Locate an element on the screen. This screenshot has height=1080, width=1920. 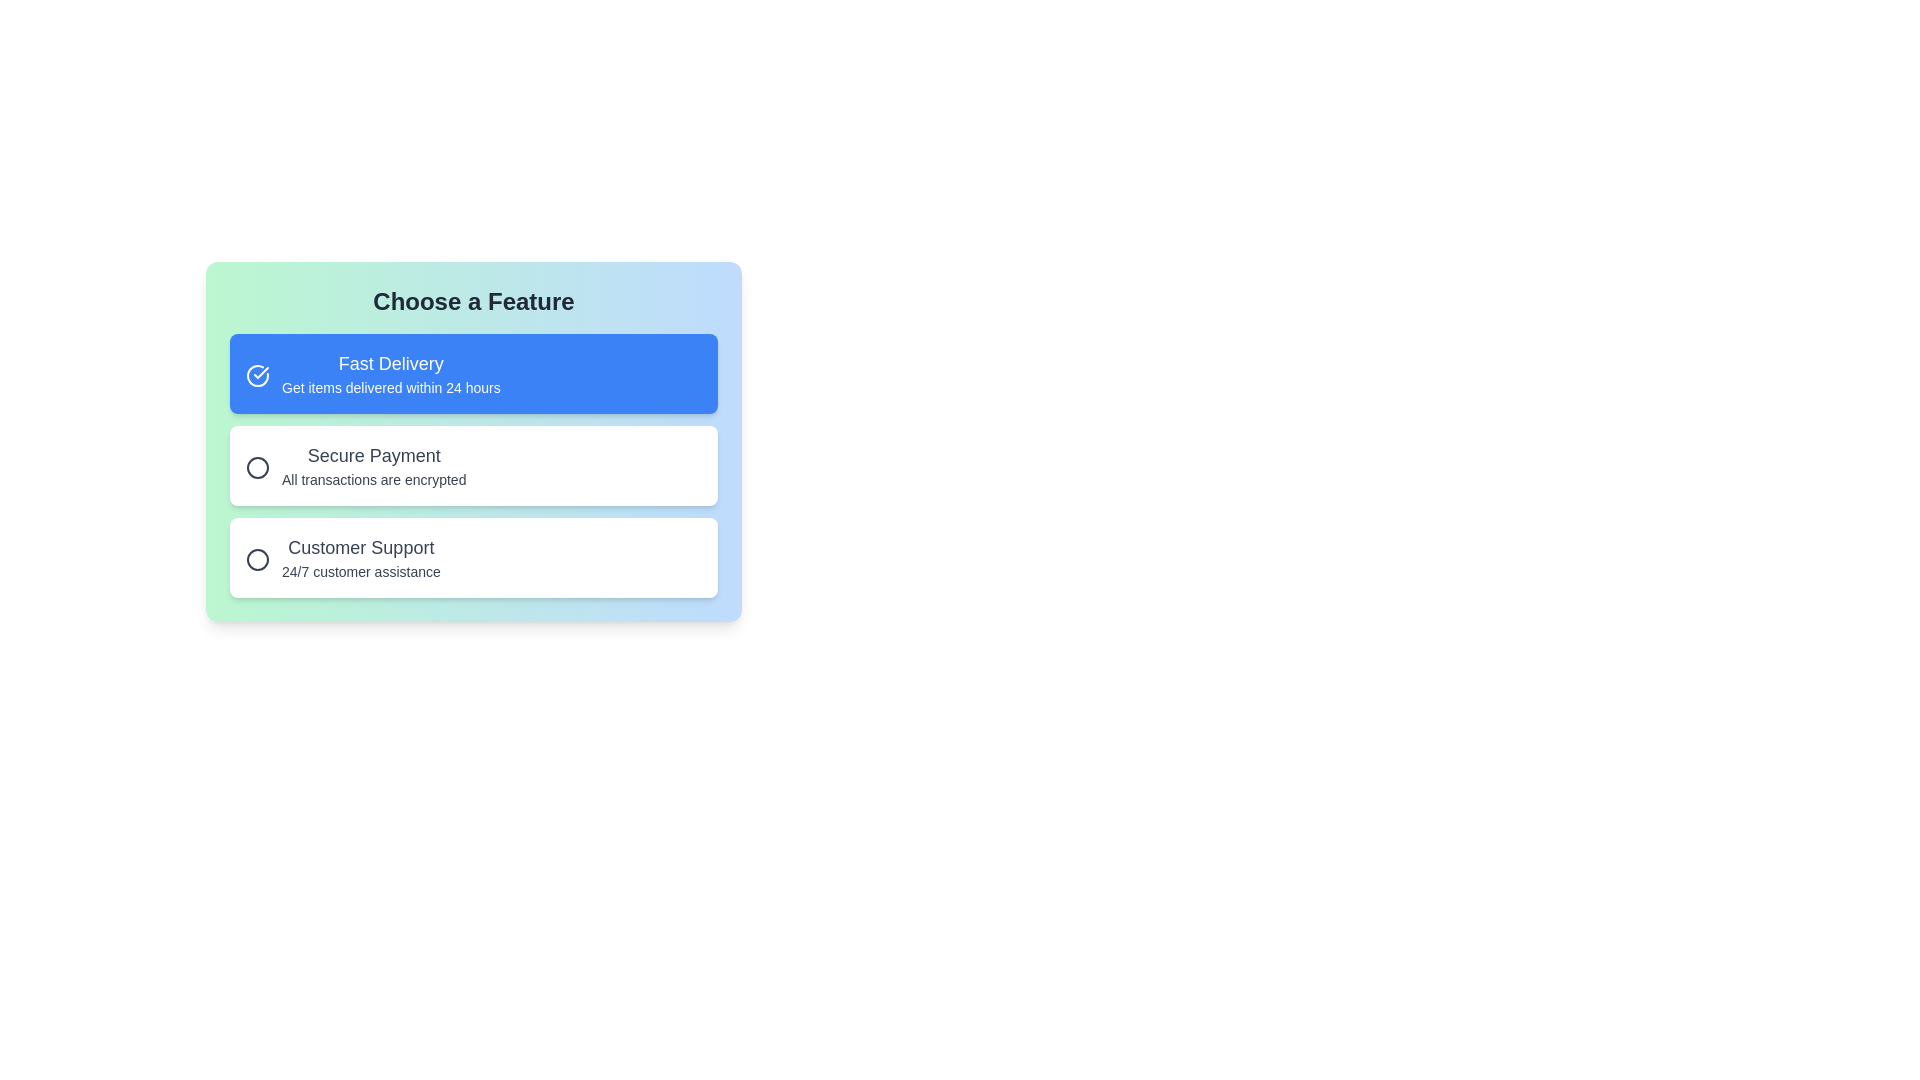
title of the 'Secure Payment' feature, which is a text label centrally located in the second feature option of the selection panel is located at coordinates (374, 455).